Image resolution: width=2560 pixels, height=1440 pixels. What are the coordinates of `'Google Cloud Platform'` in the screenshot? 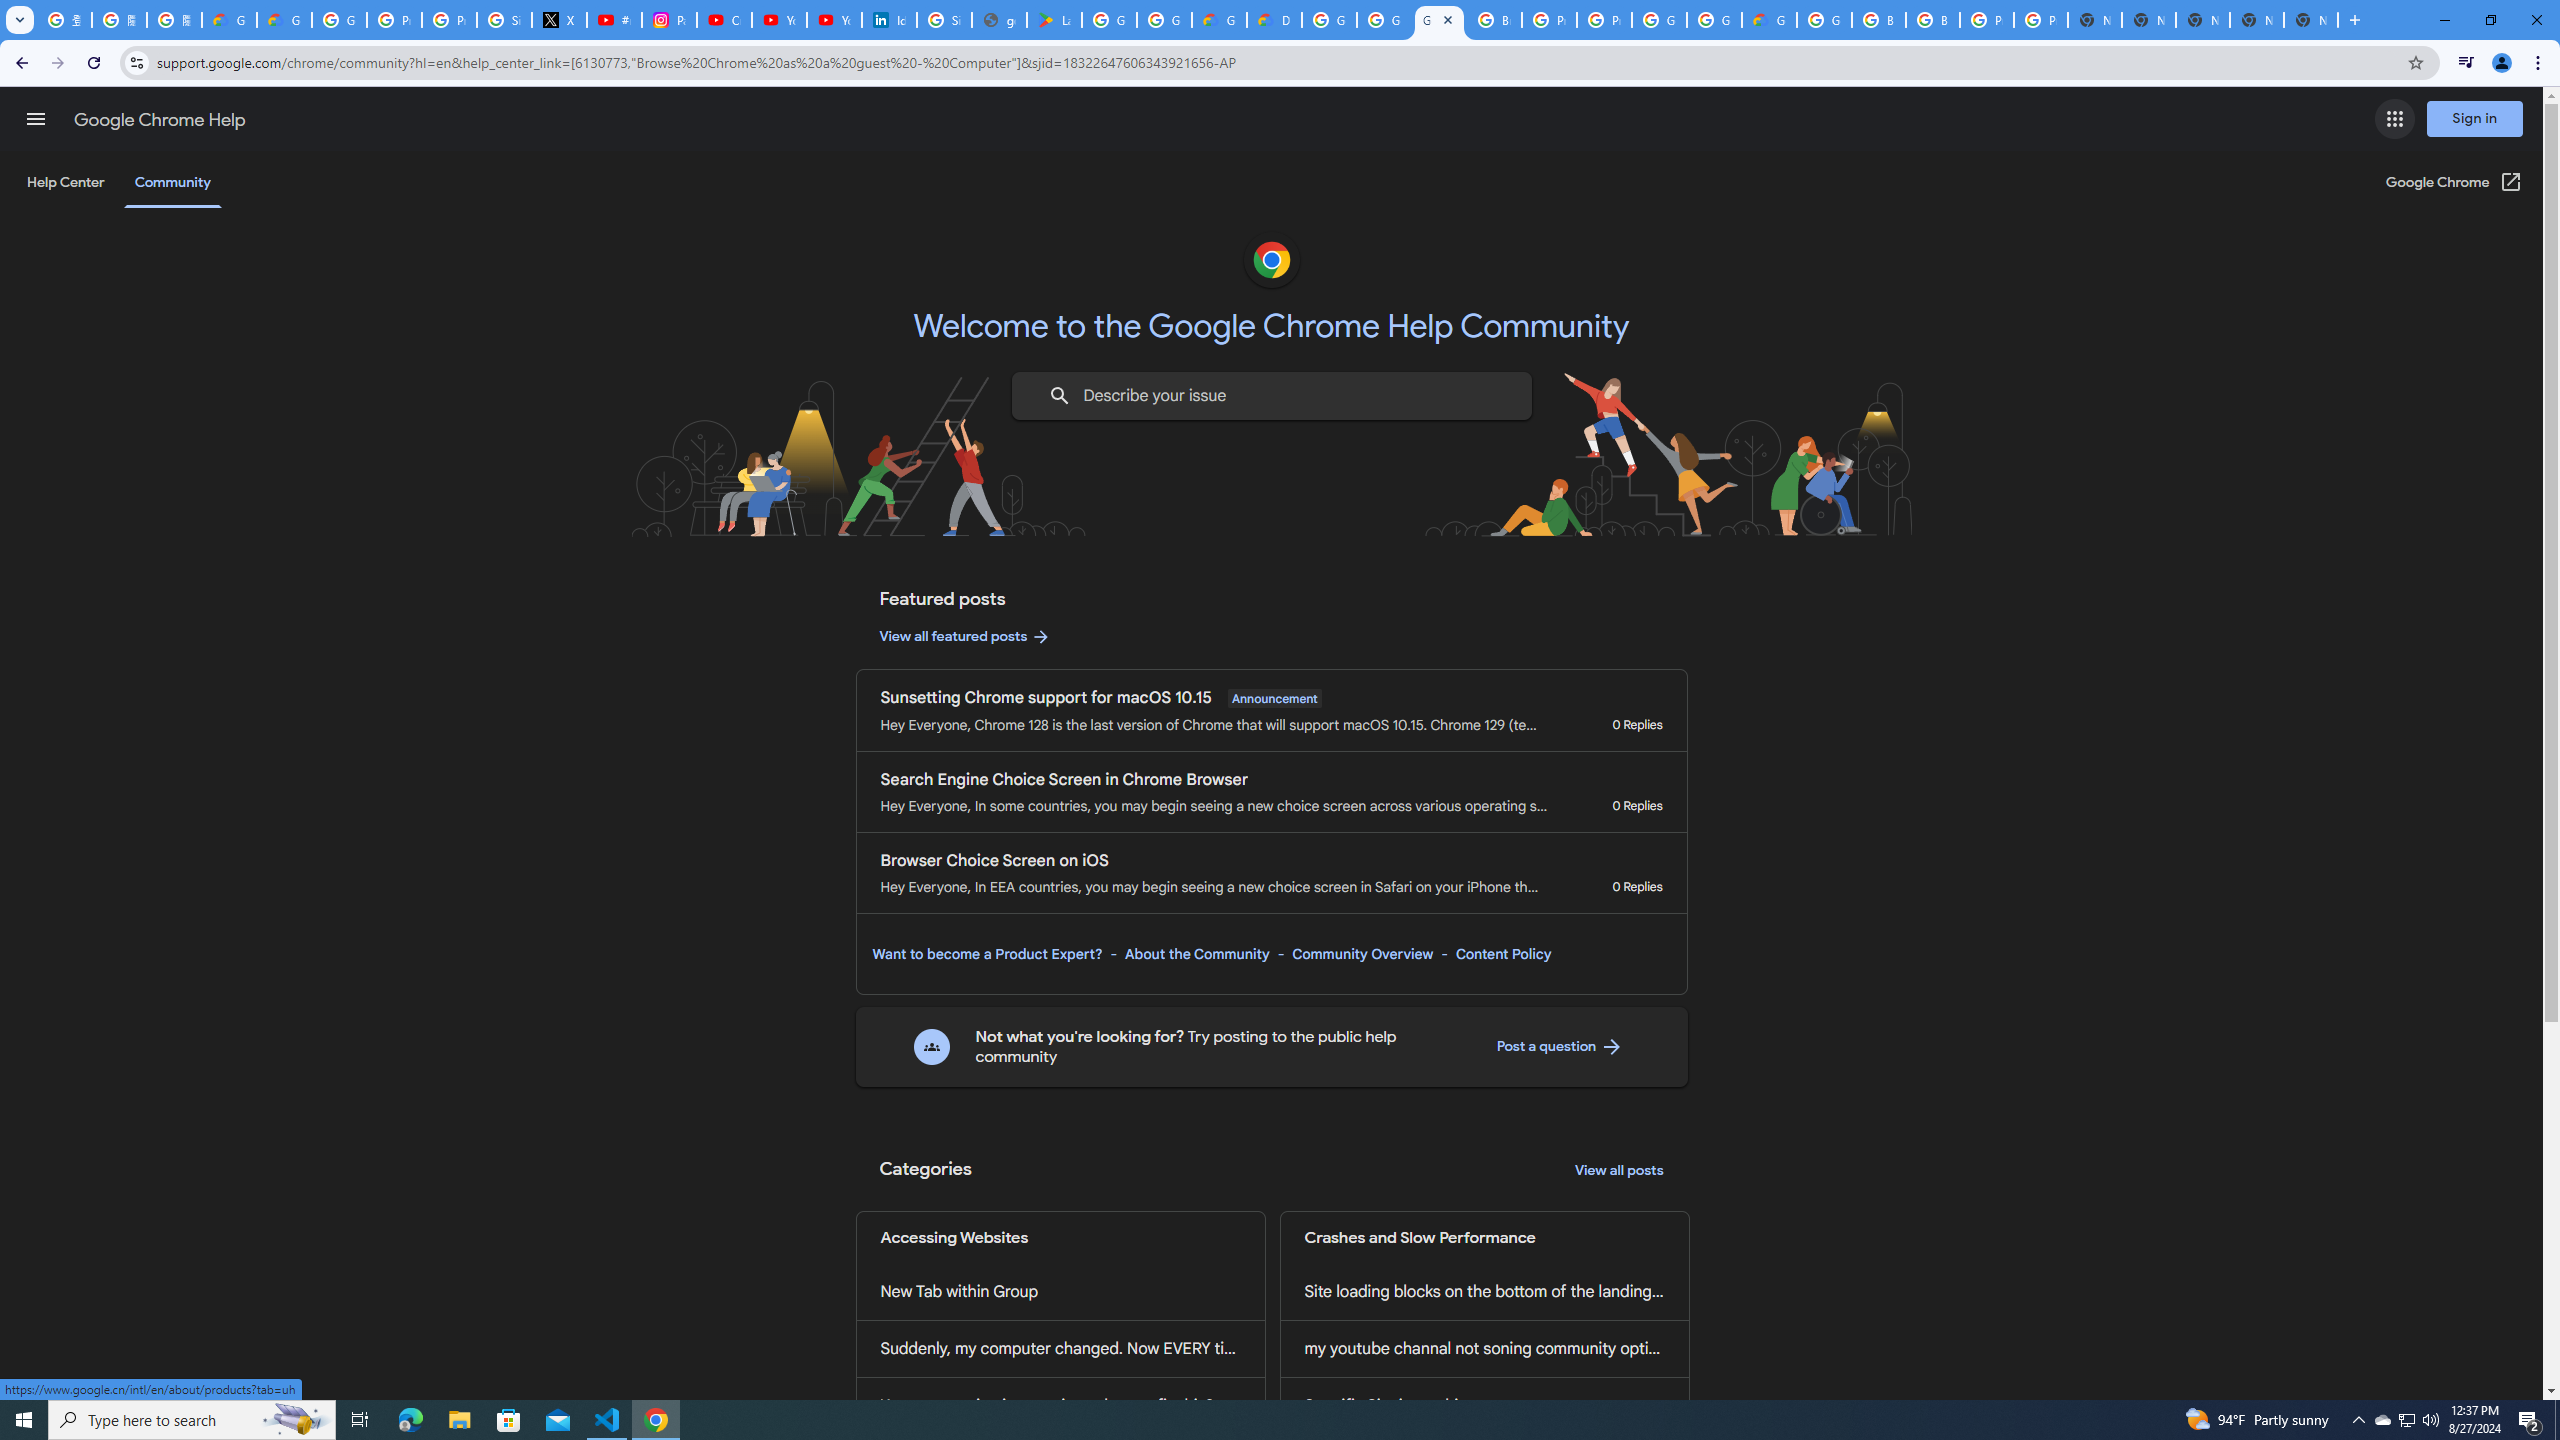 It's located at (1712, 19).